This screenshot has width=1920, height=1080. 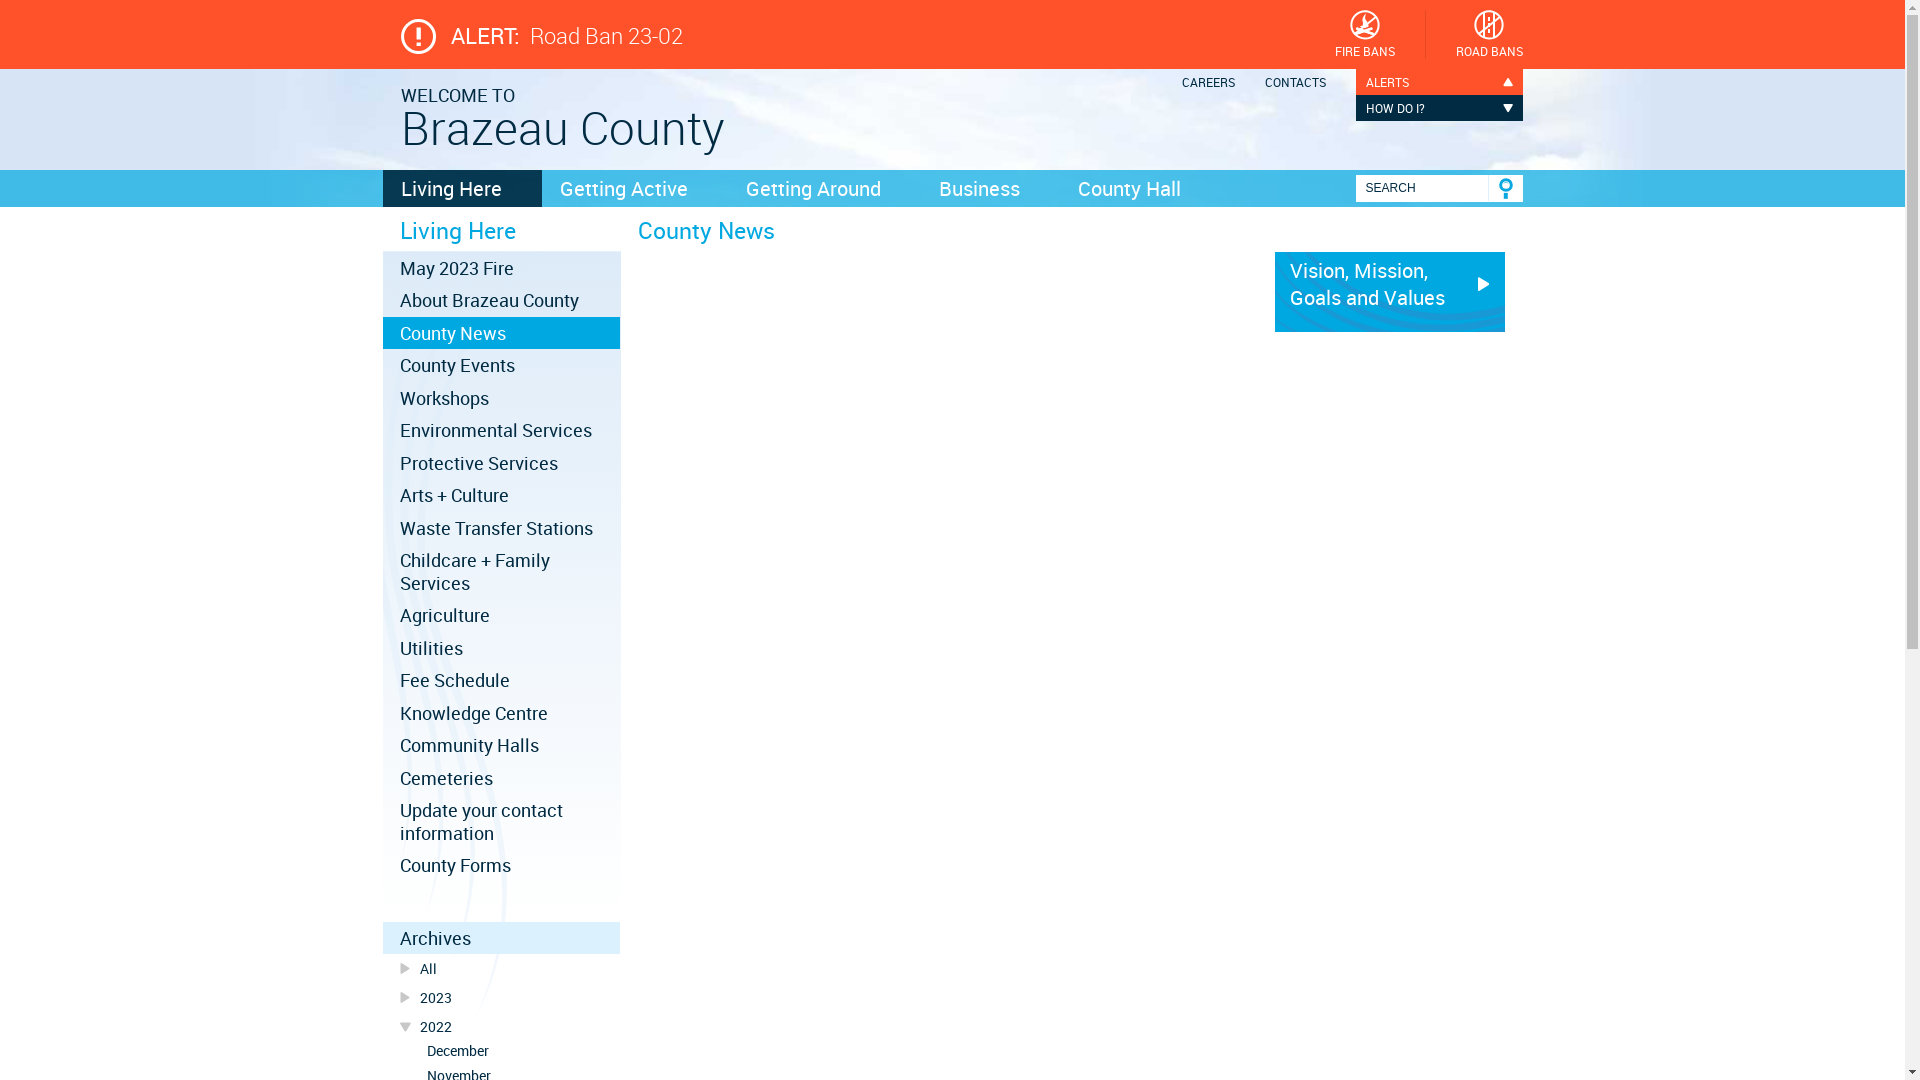 What do you see at coordinates (382, 494) in the screenshot?
I see `'Arts + Culture'` at bounding box center [382, 494].